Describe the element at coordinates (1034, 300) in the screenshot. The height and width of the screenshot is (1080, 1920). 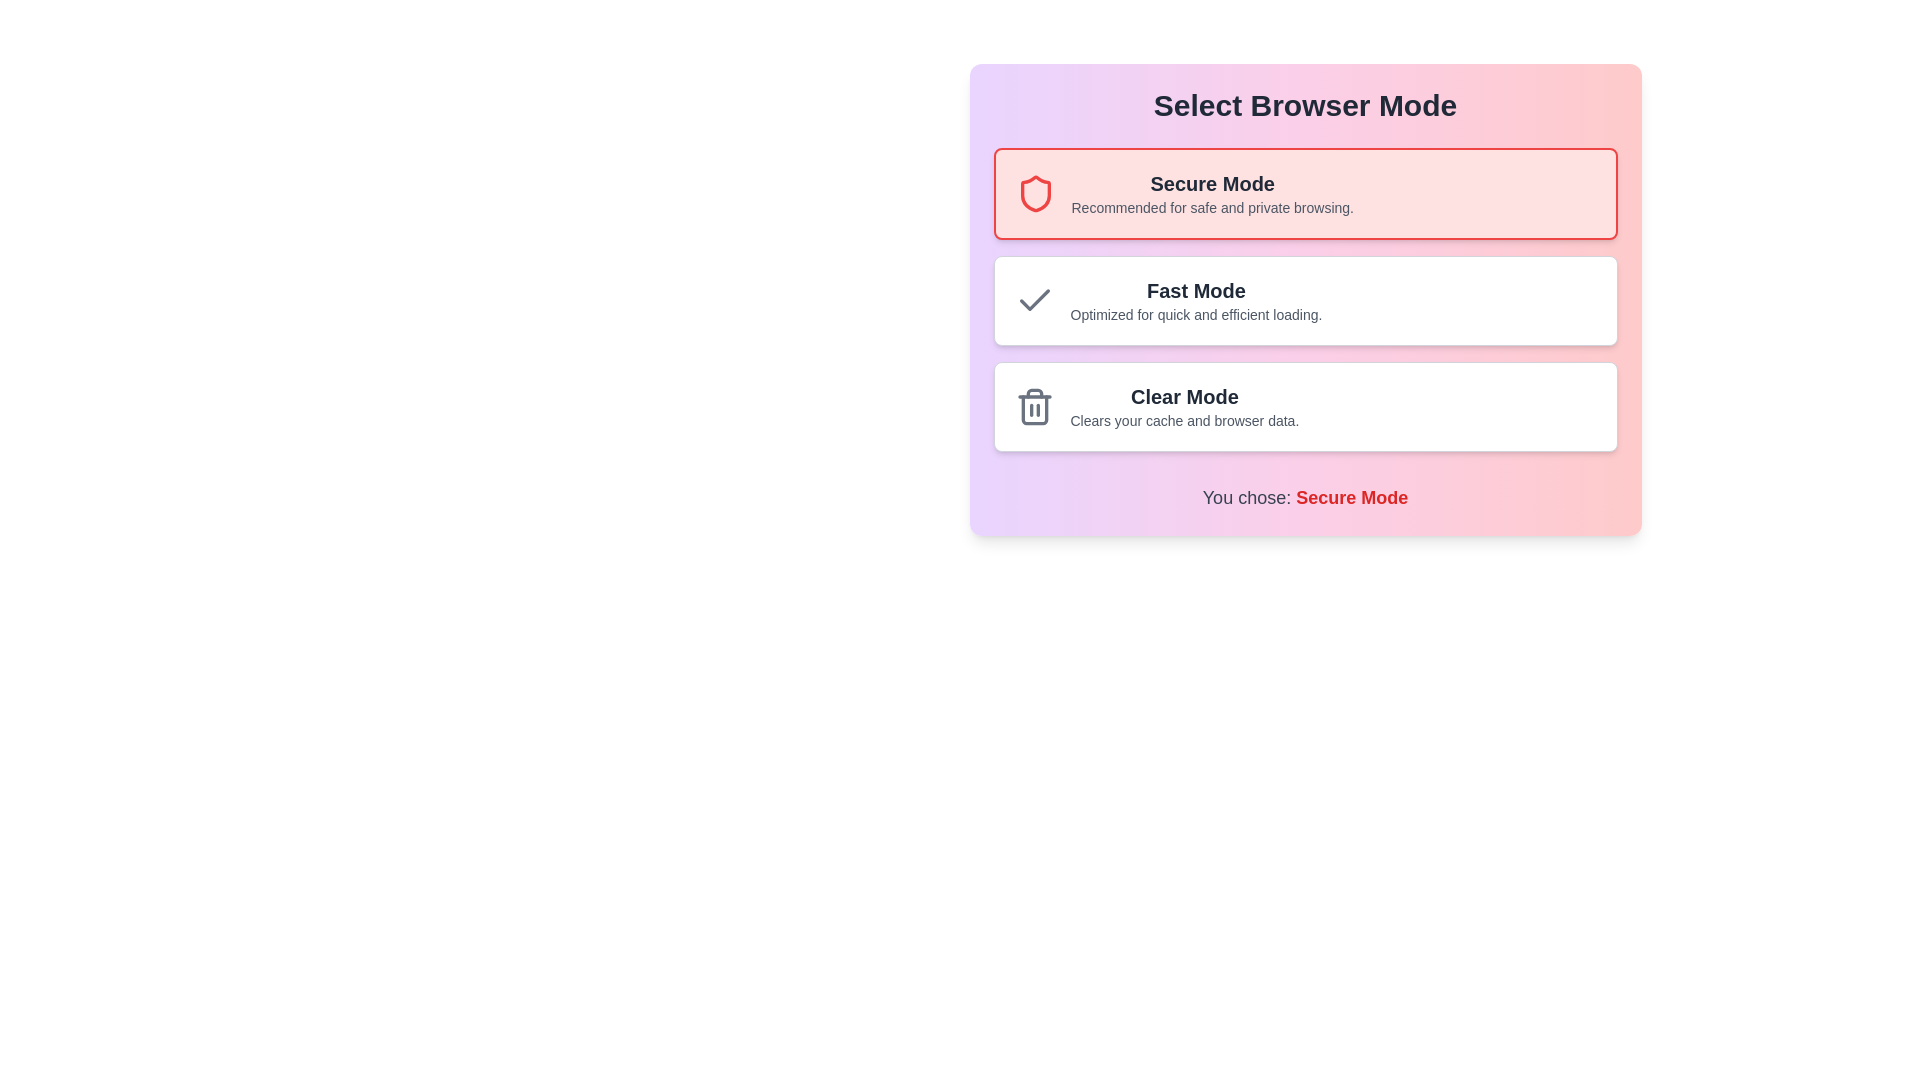
I see `the checkmark icon located next to the 'Fast Mode' option in the browser modes list` at that location.